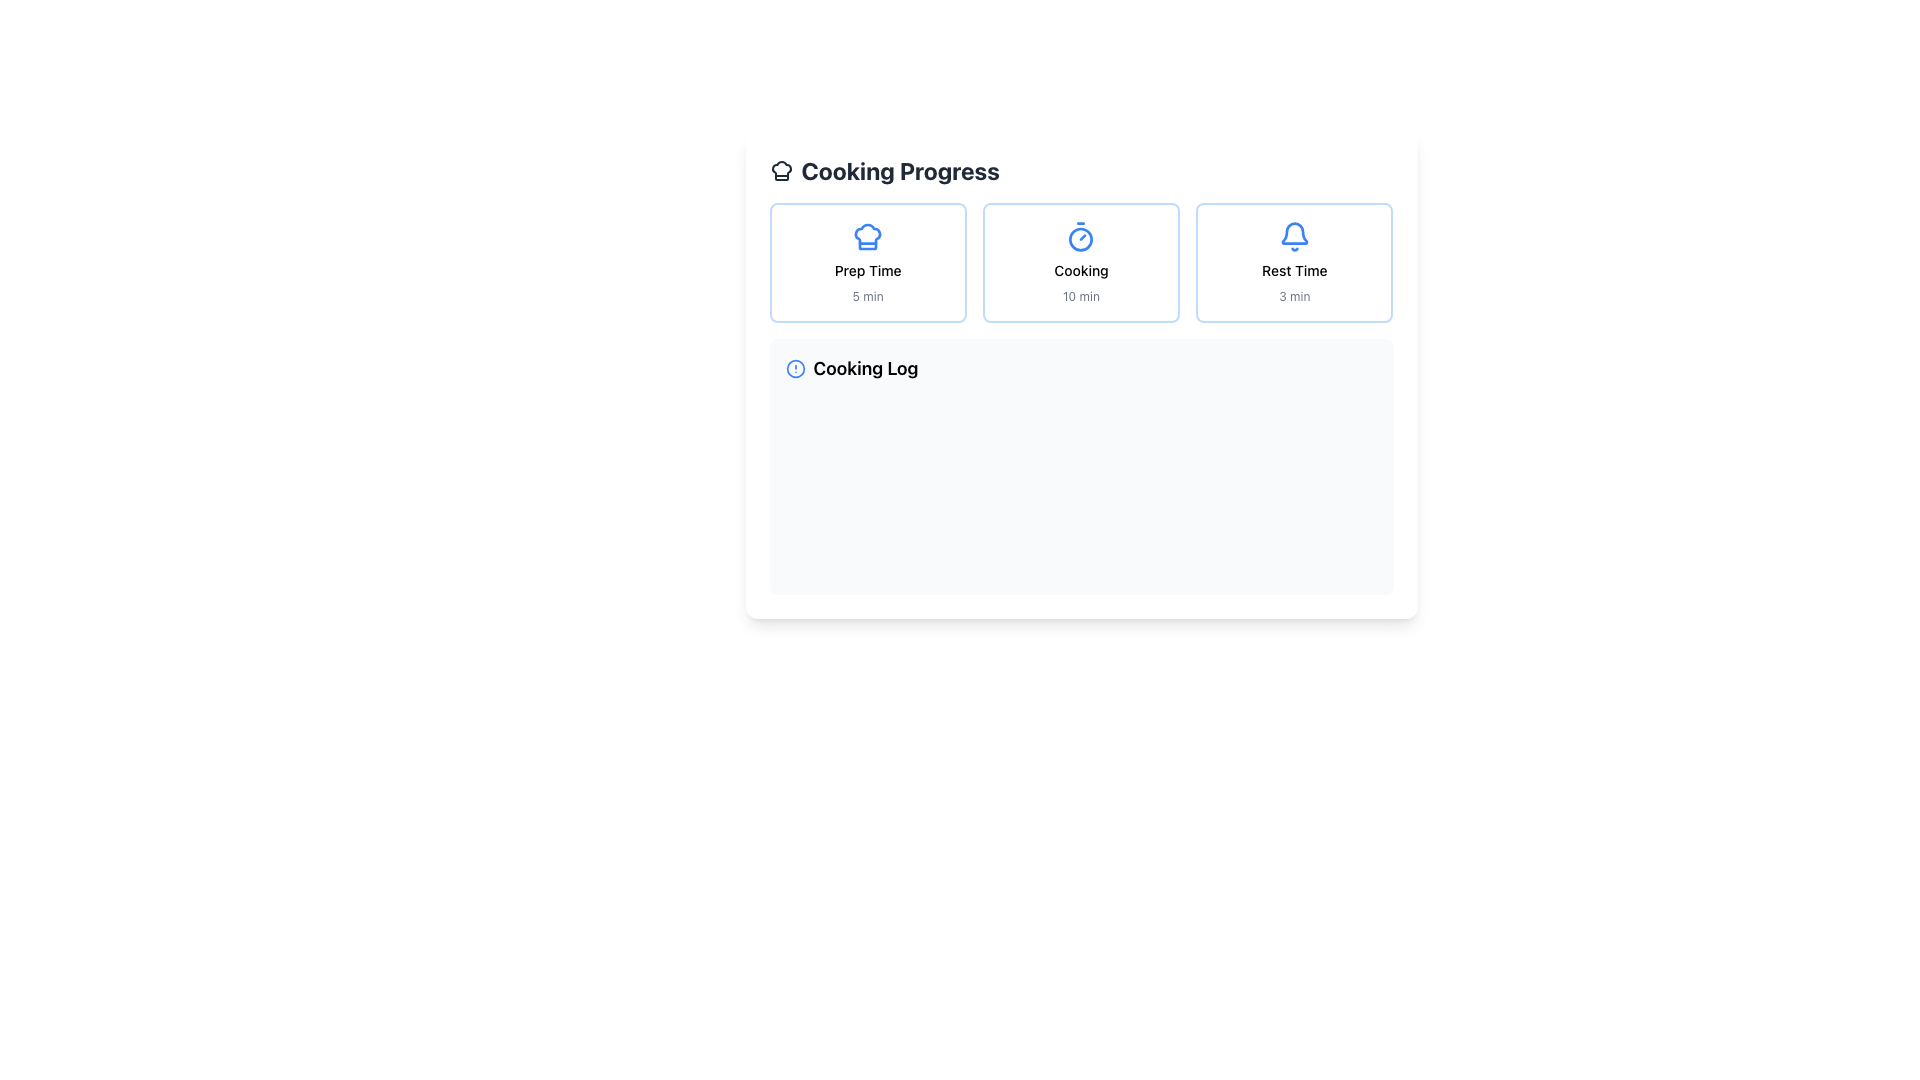 Image resolution: width=1920 pixels, height=1080 pixels. What do you see at coordinates (1294, 235) in the screenshot?
I see `the 'Rest Time' icon located in the upper section of the 'Rest Time' card, which is the third card in a row of three cards, positioned in the top-right of the 'Cooking Progress' section` at bounding box center [1294, 235].